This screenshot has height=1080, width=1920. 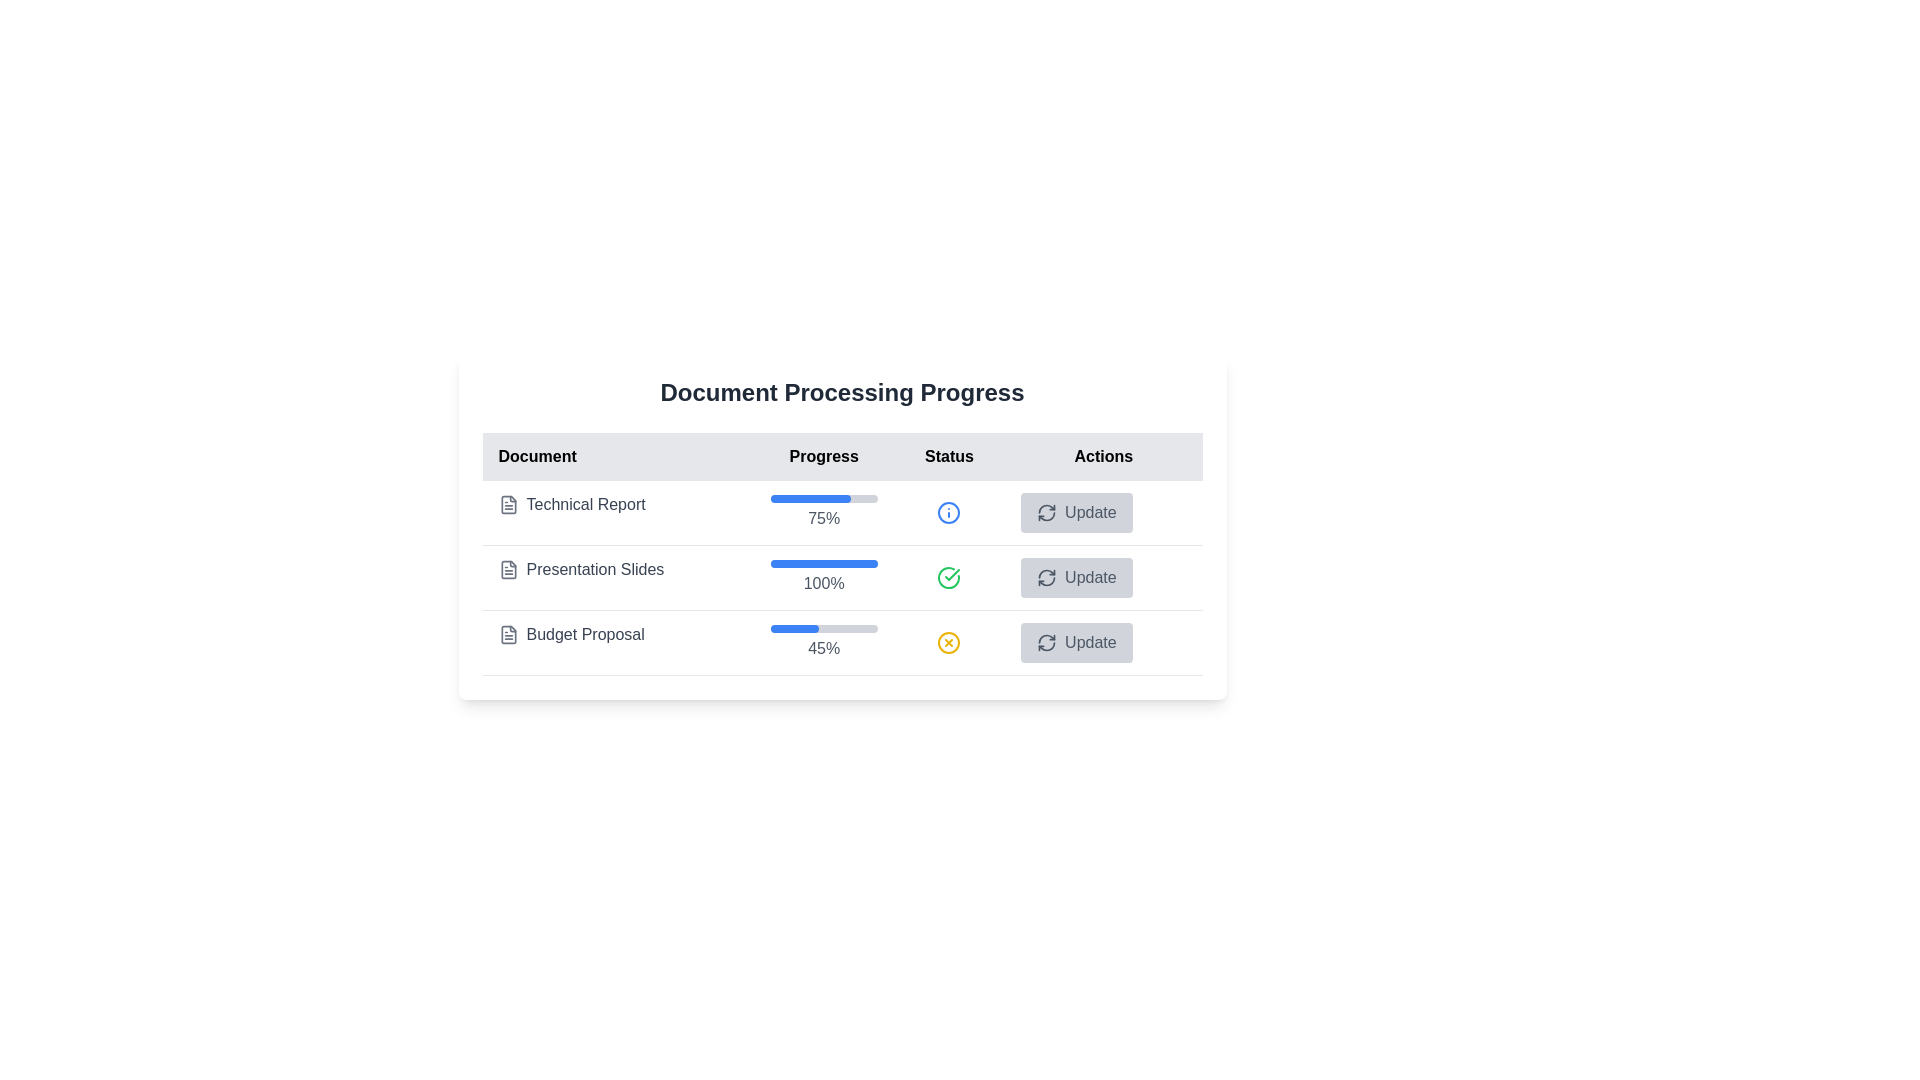 I want to click on the progress bar indicating 75% completion for the 'Technical Report' task, positioned at the top of the progress indicators in the 'Progress' column, so click(x=810, y=497).